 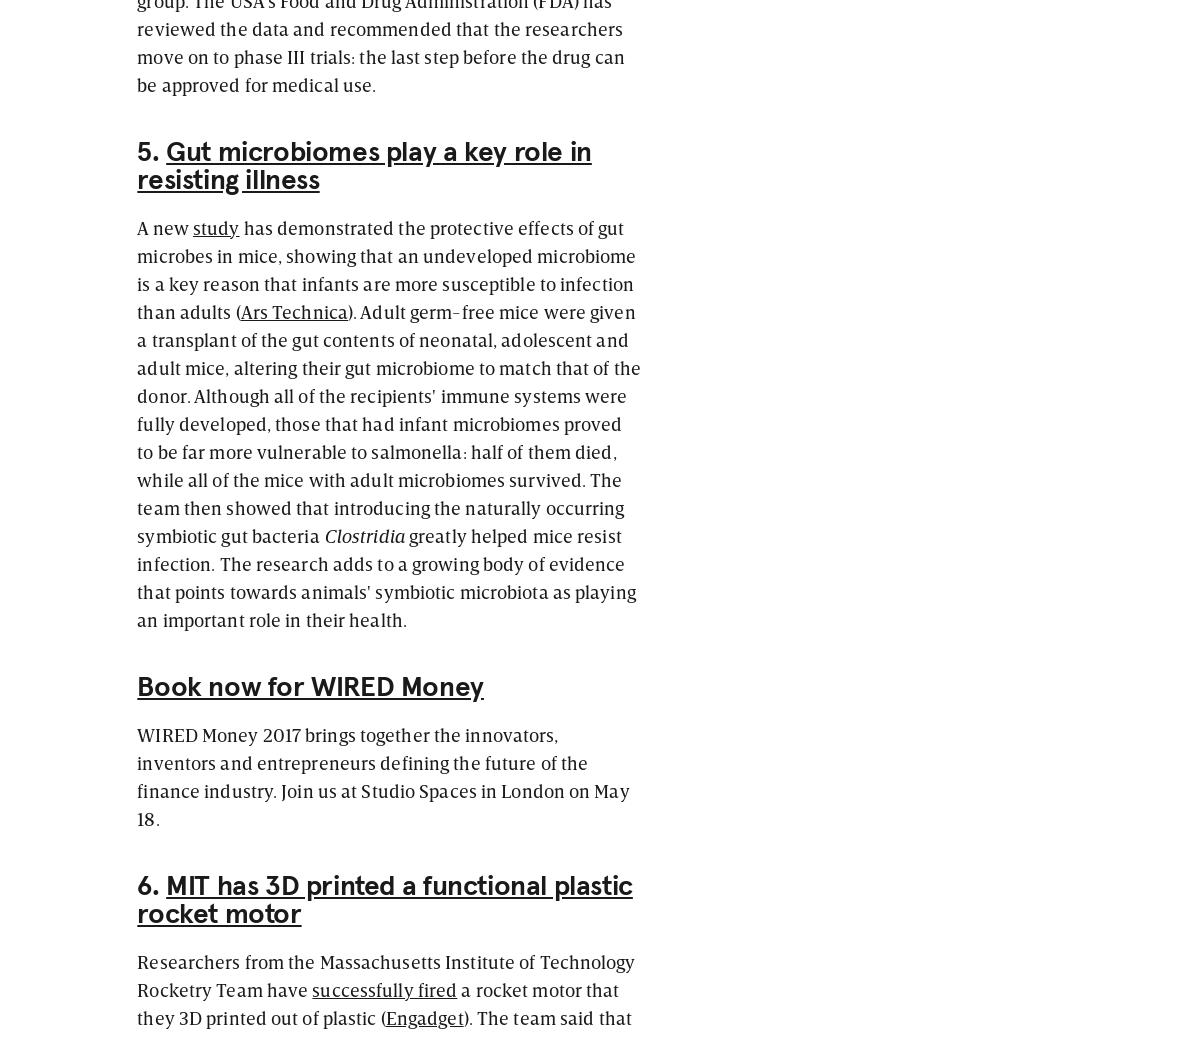 I want to click on 'Book now for WIRED Money', so click(x=309, y=685).